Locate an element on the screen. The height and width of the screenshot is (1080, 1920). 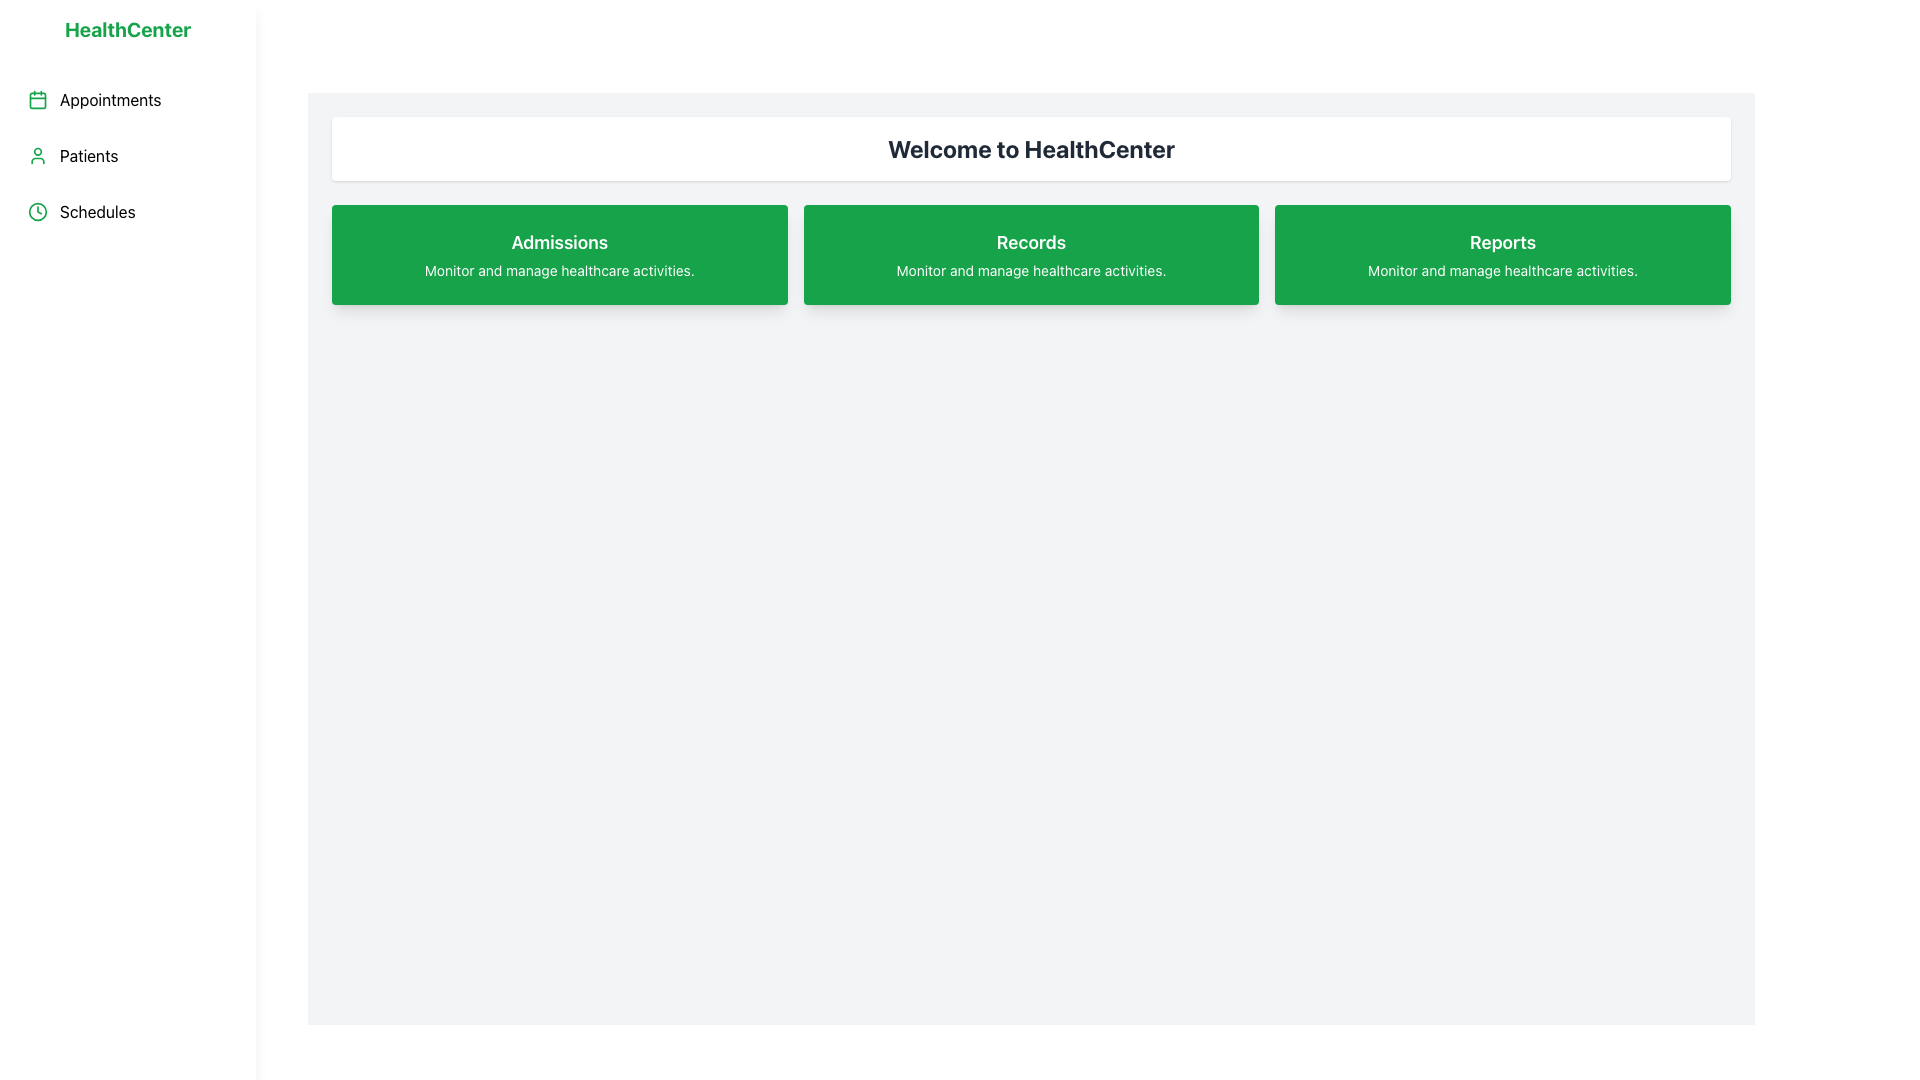
bold text label 'Records' which is centrally aligned within the green background in the second of three horizontally aligned blocks is located at coordinates (1031, 242).